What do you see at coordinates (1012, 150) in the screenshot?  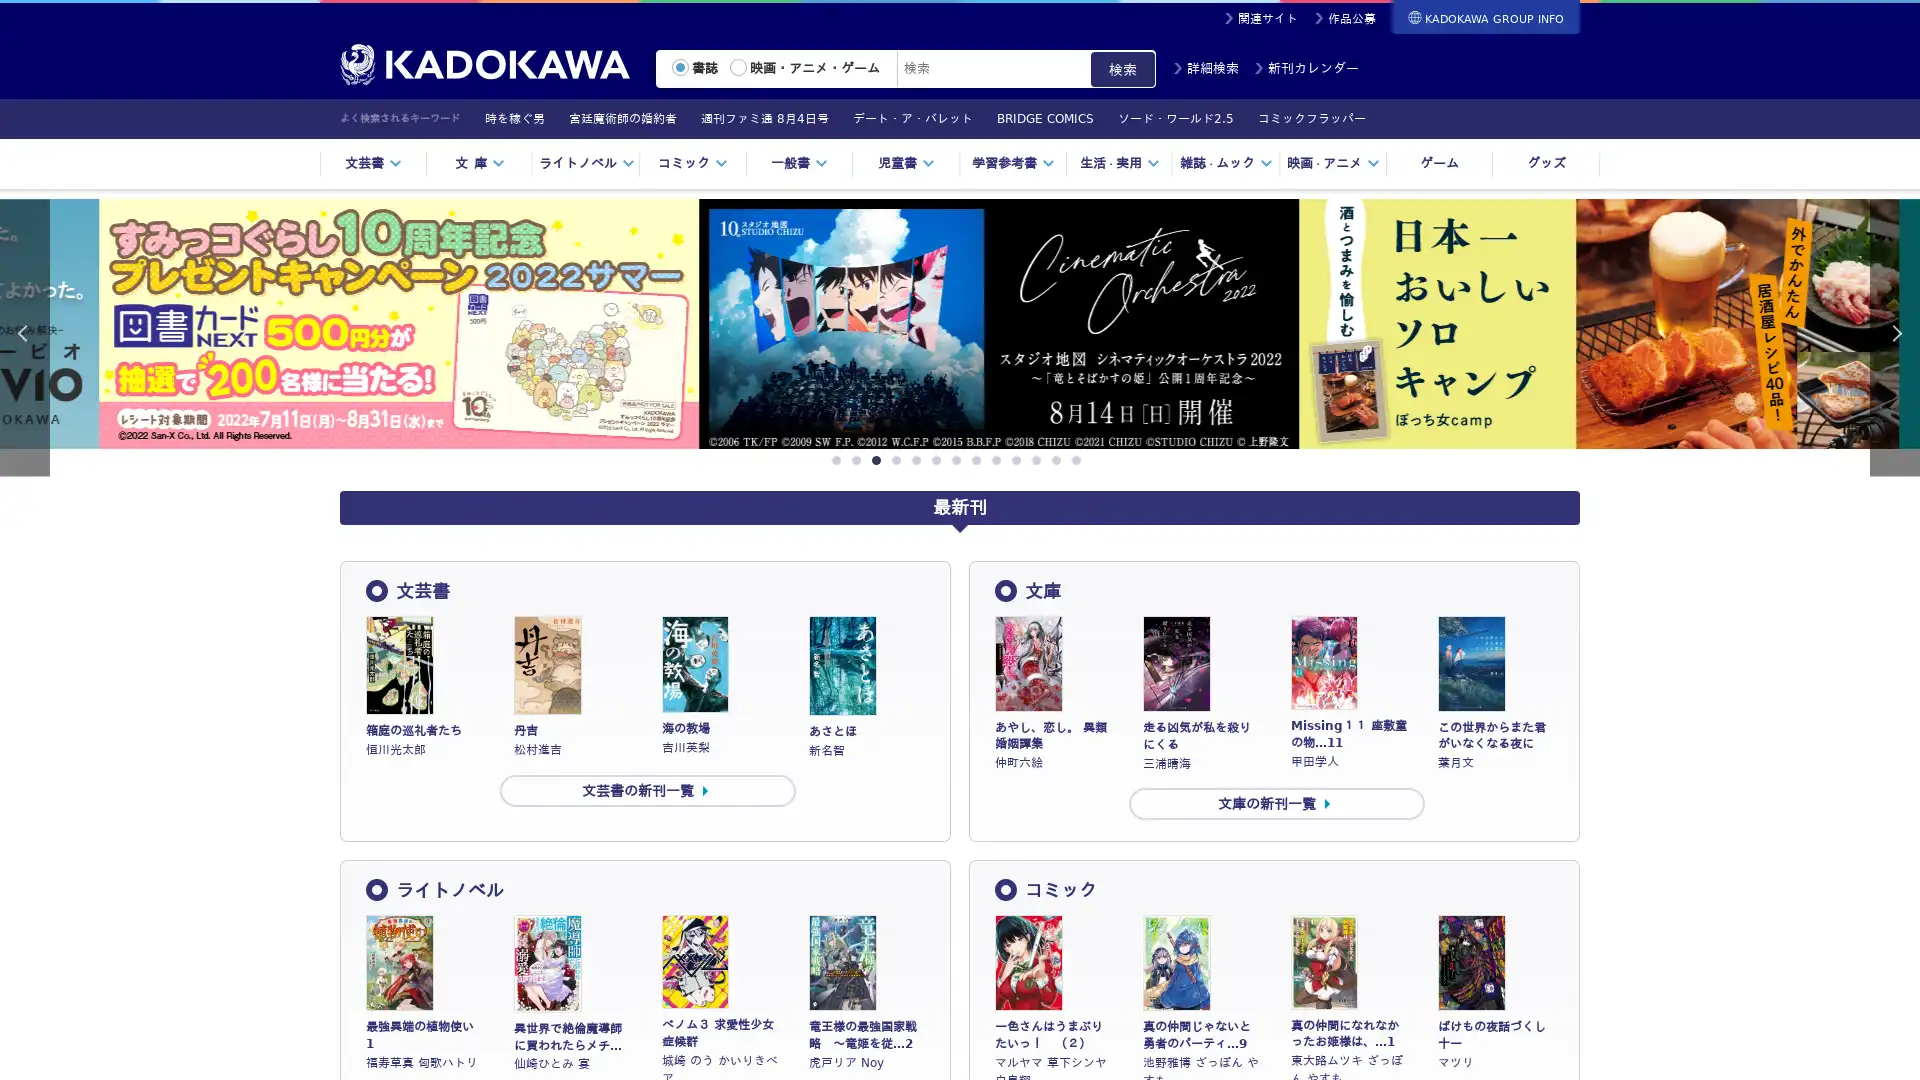 I see `? 3` at bounding box center [1012, 150].